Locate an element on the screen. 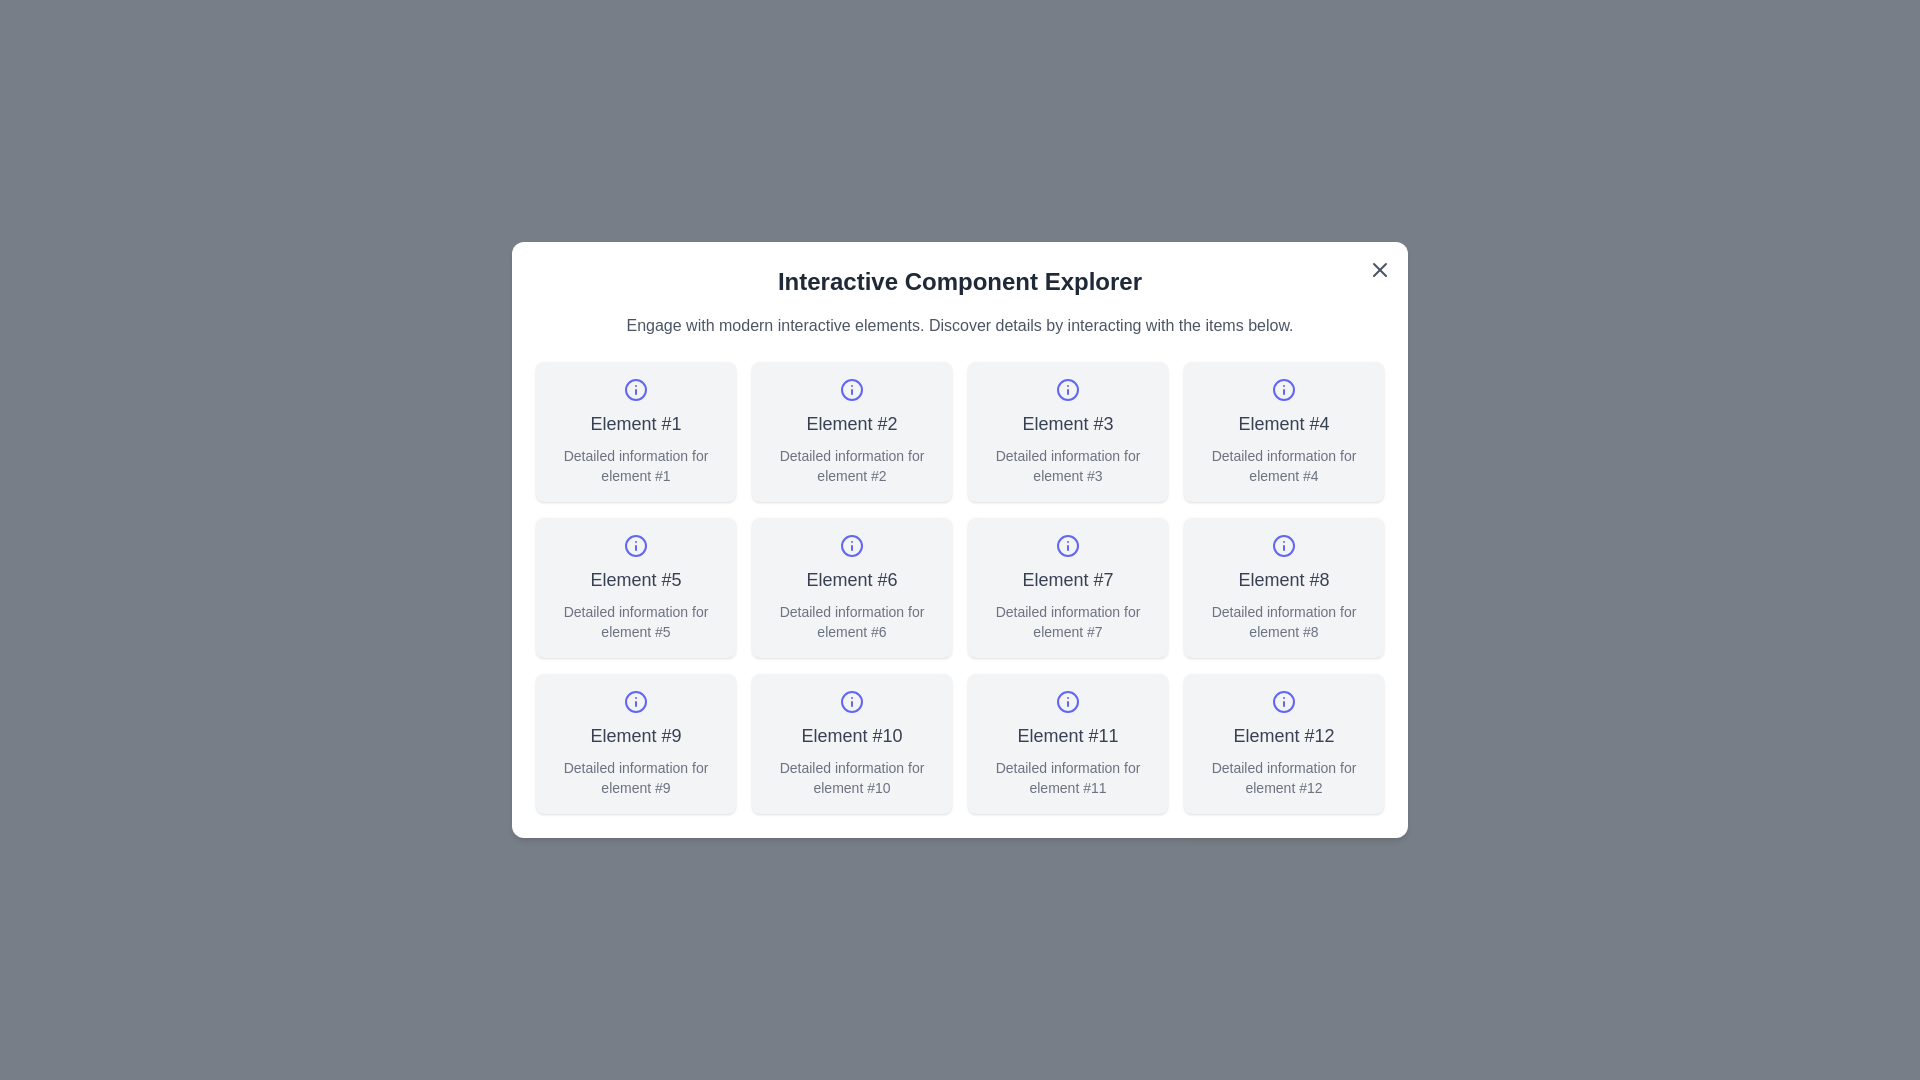  the close button at the top-right corner of the dialog is located at coordinates (1379, 270).